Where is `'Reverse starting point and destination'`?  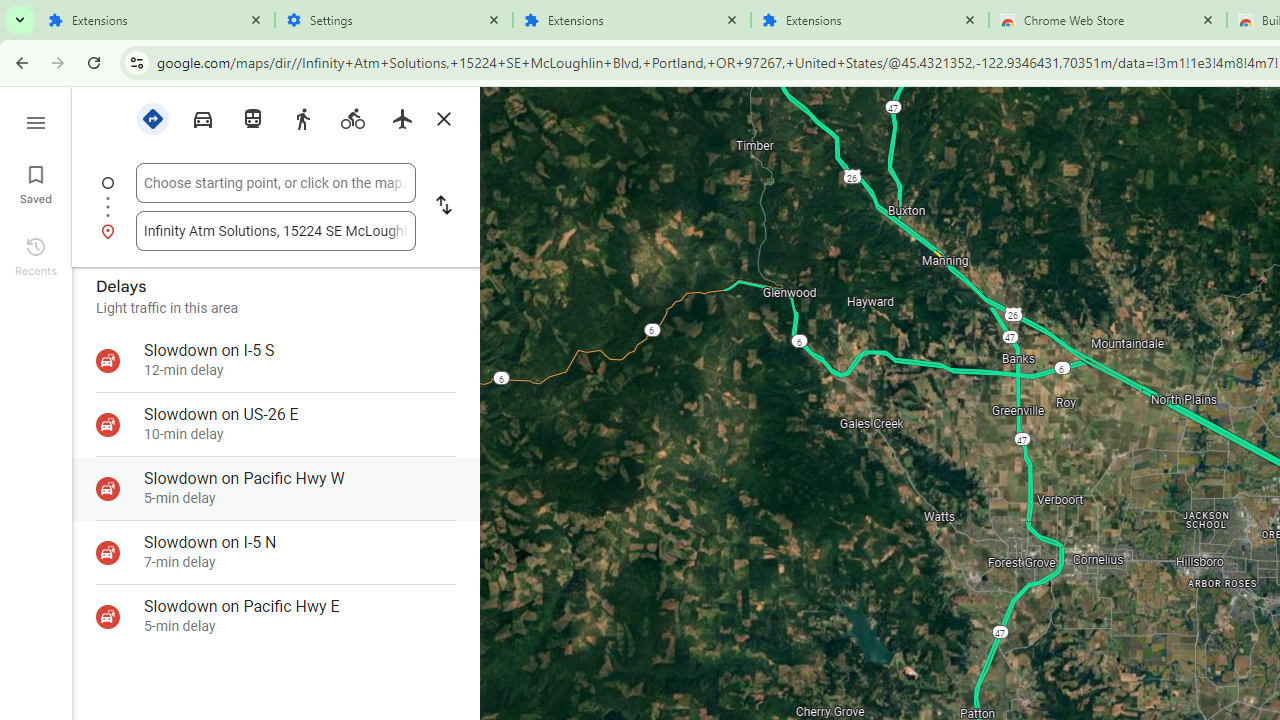 'Reverse starting point and destination' is located at coordinates (443, 206).